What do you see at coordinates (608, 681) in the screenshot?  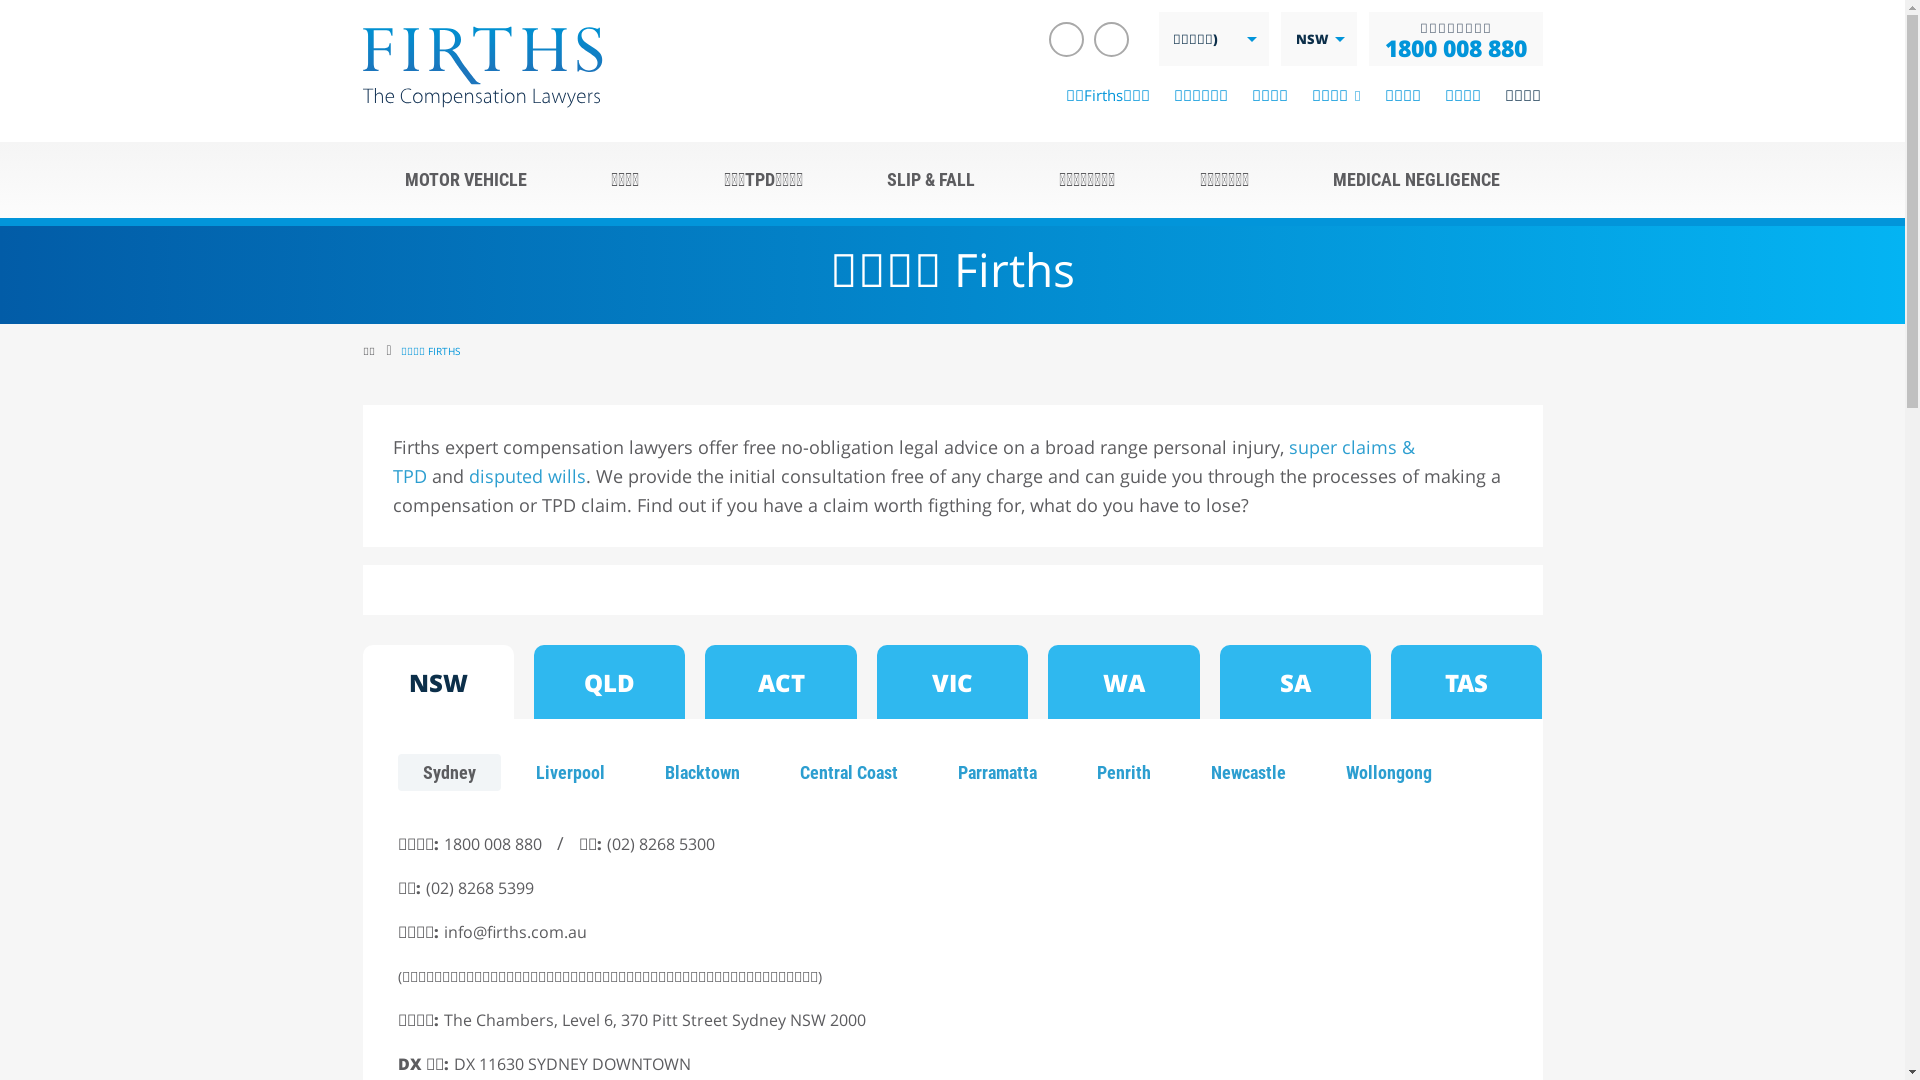 I see `'QLD'` at bounding box center [608, 681].